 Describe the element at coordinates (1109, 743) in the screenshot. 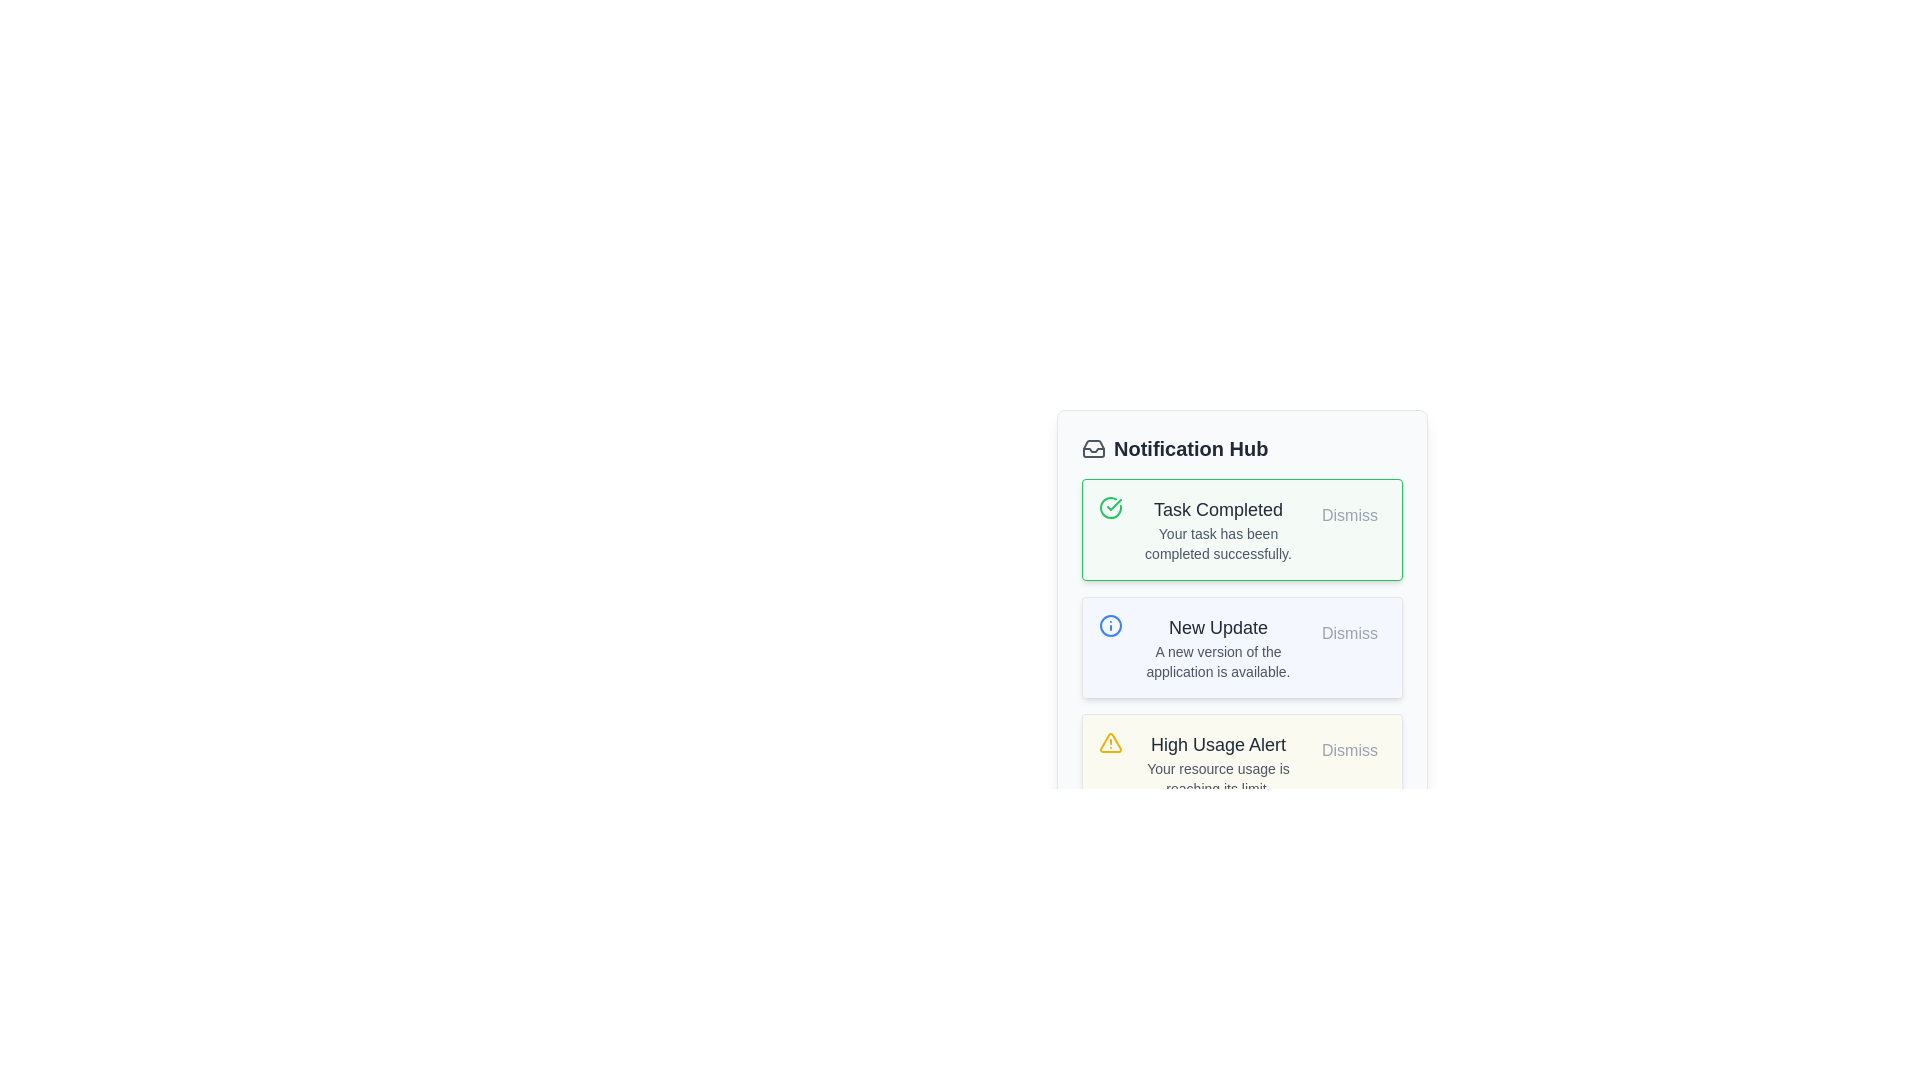

I see `the warning icon shaped like a triangle with an exclamation point inside, which has a yellow outline and is found within the 'High Usage Alert' notification card, positioned to the left of the alert title text` at that location.